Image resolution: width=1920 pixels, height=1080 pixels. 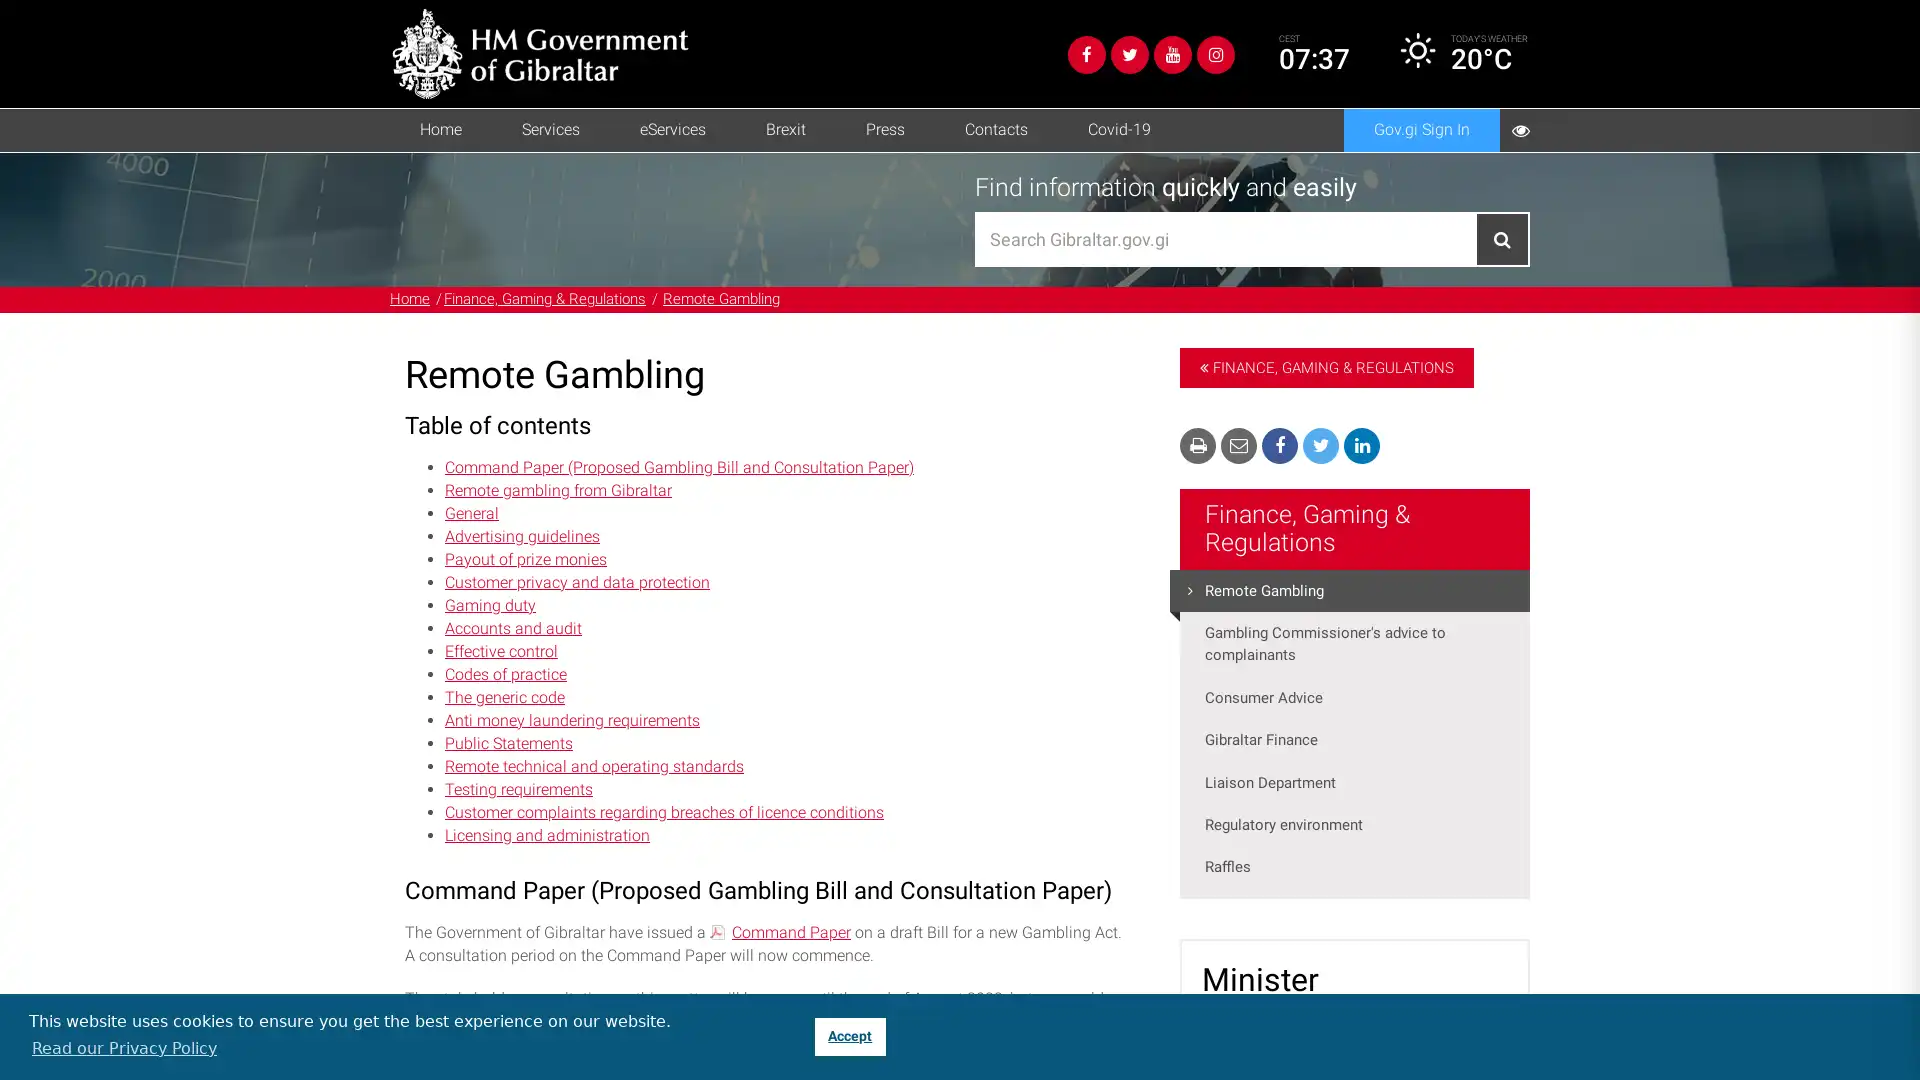 What do you see at coordinates (123, 1047) in the screenshot?
I see `learn more about cookies` at bounding box center [123, 1047].